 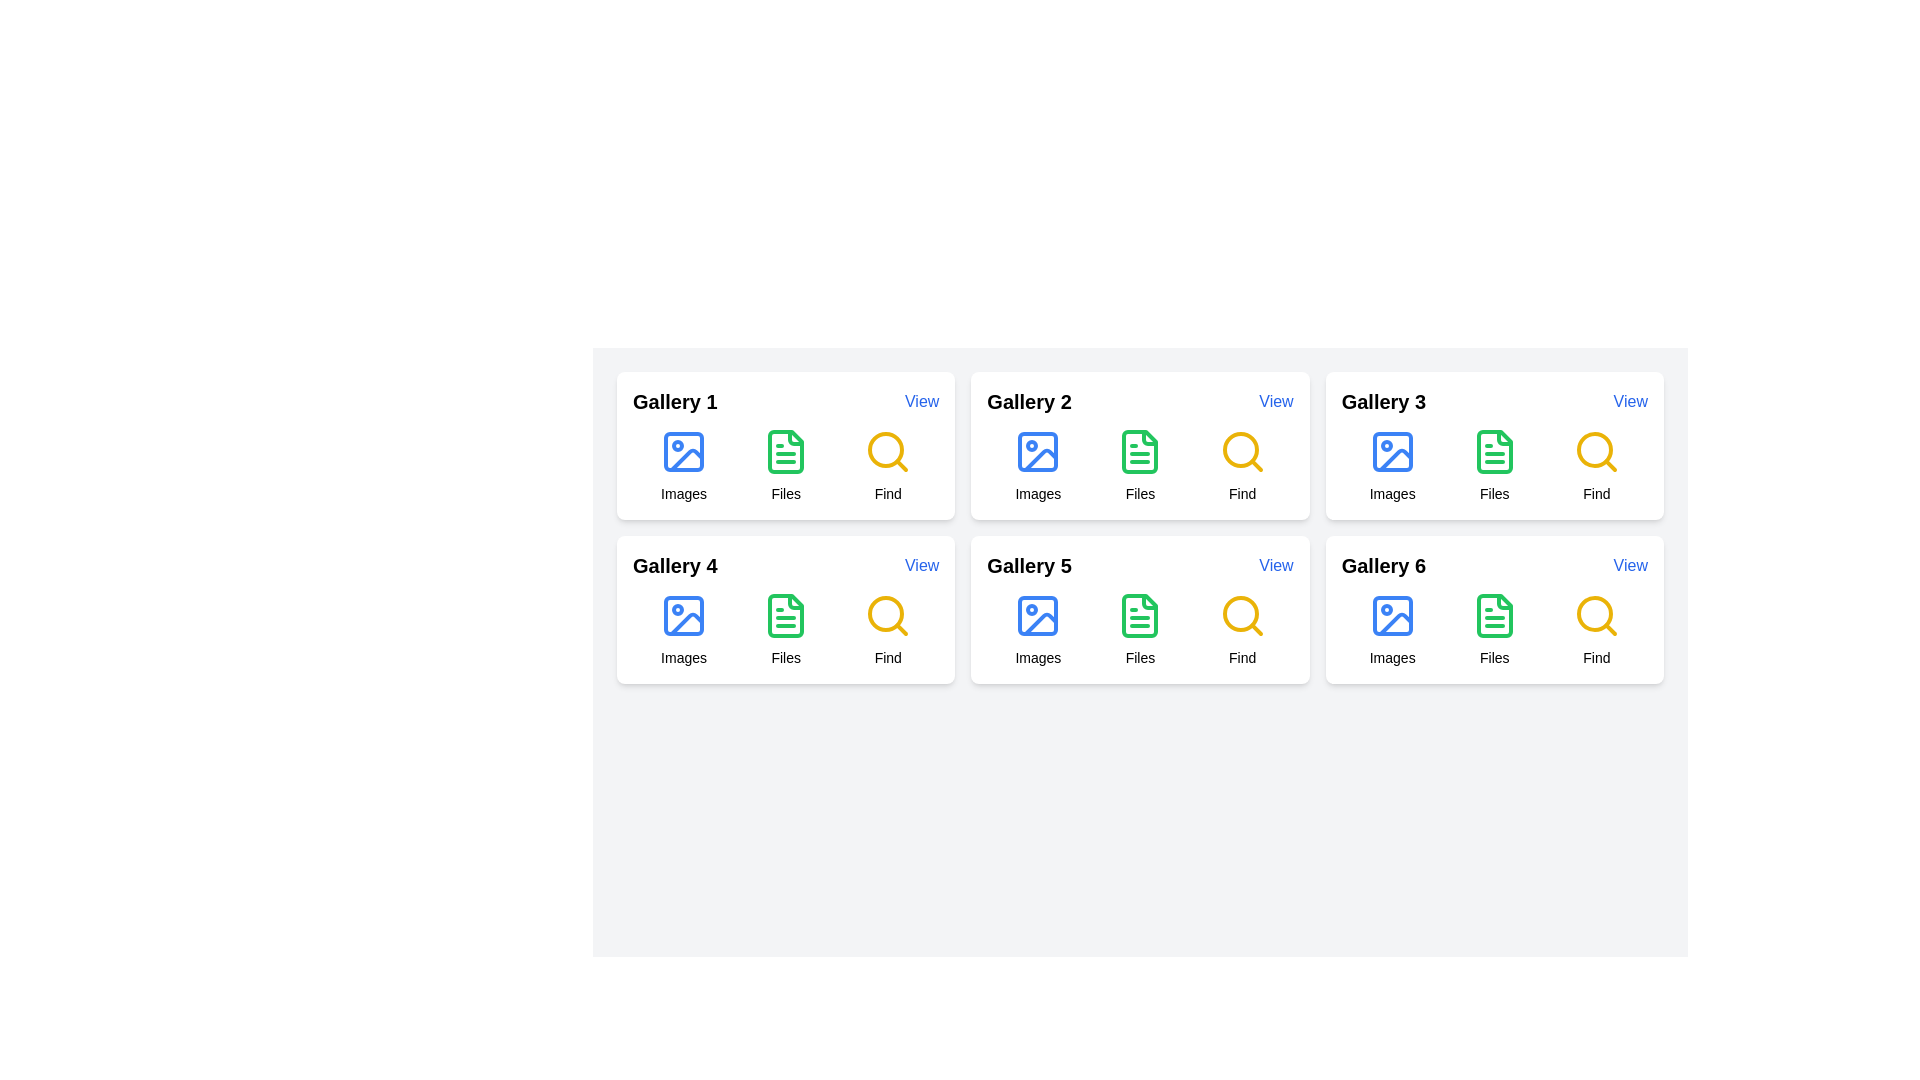 I want to click on the text label displaying 'Images' located at the bottom of the card labeled 'Gallery 6', which is styled with center alignment and positioned above other textual elements, so click(x=1391, y=658).